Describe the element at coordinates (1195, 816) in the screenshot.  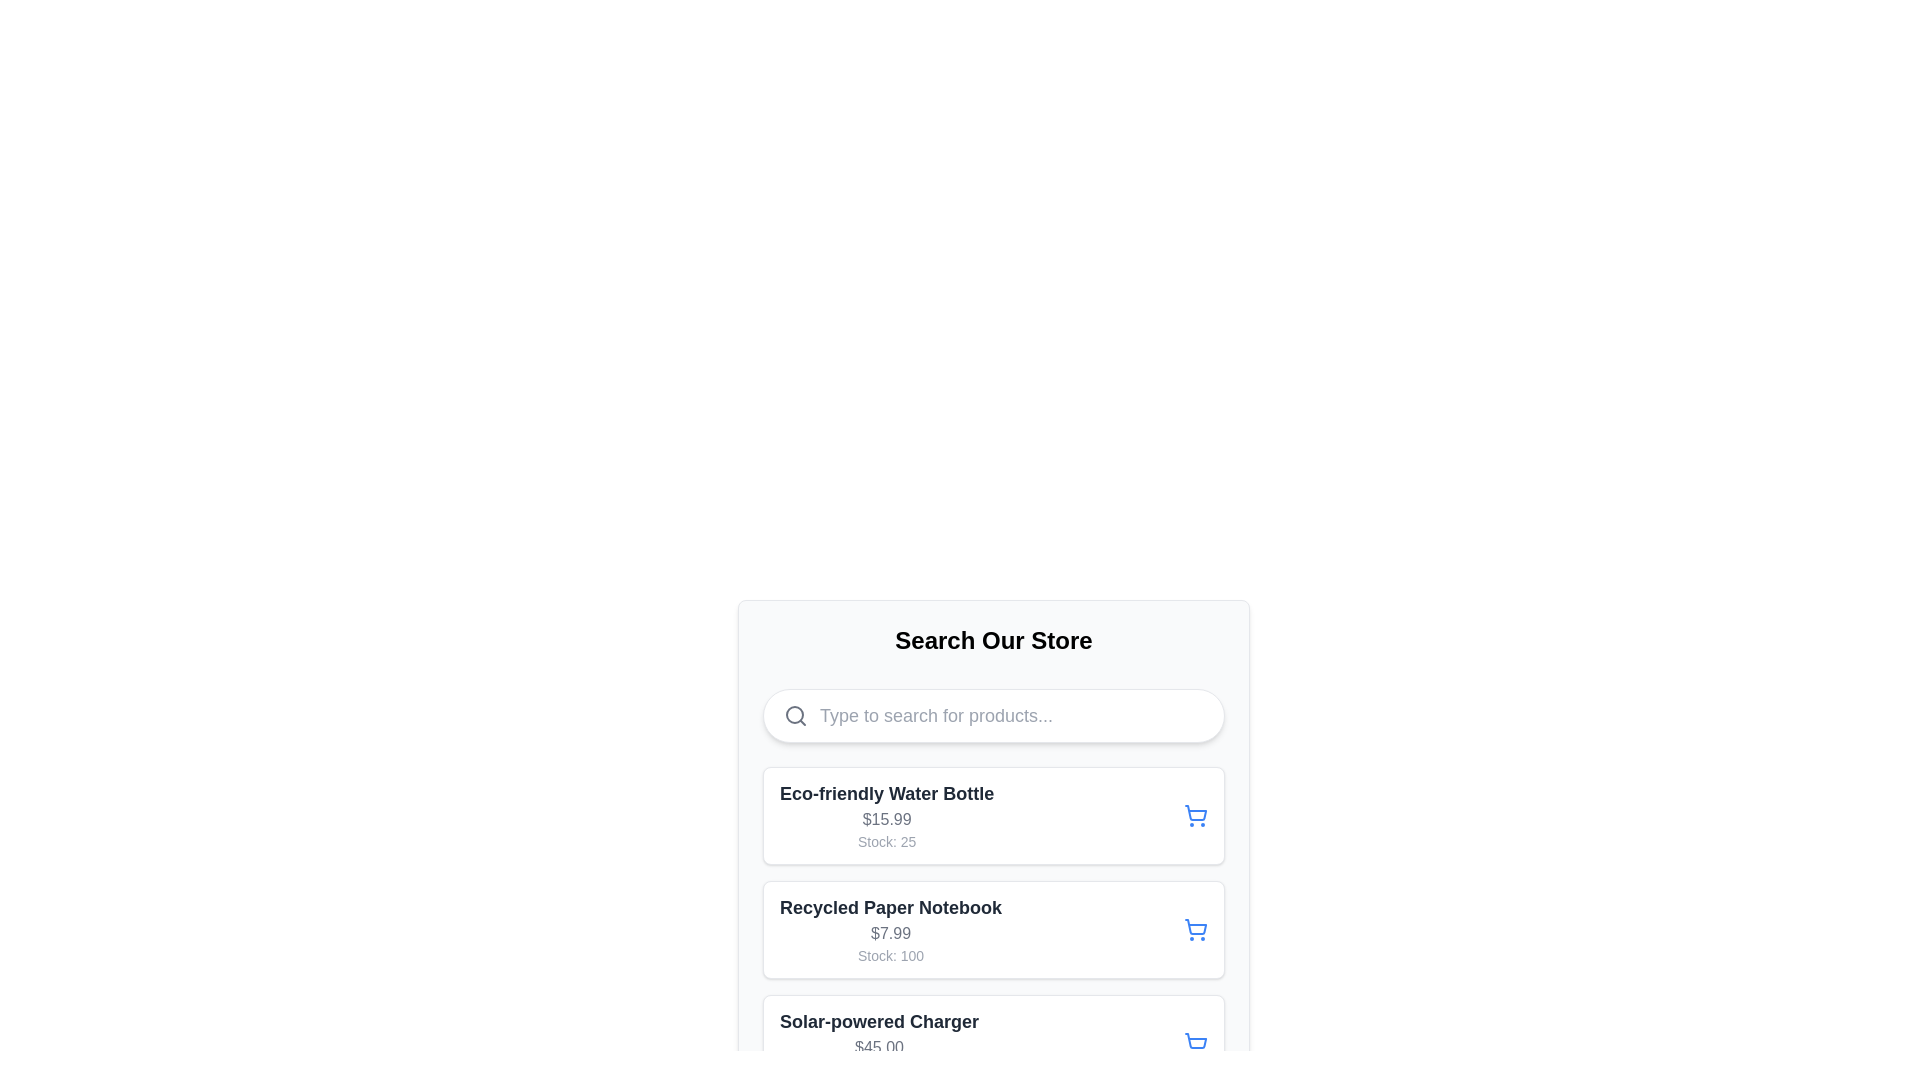
I see `the blue shopping cart icon located to the far right of the 'Eco-friendly Water Bottle' product information` at that location.